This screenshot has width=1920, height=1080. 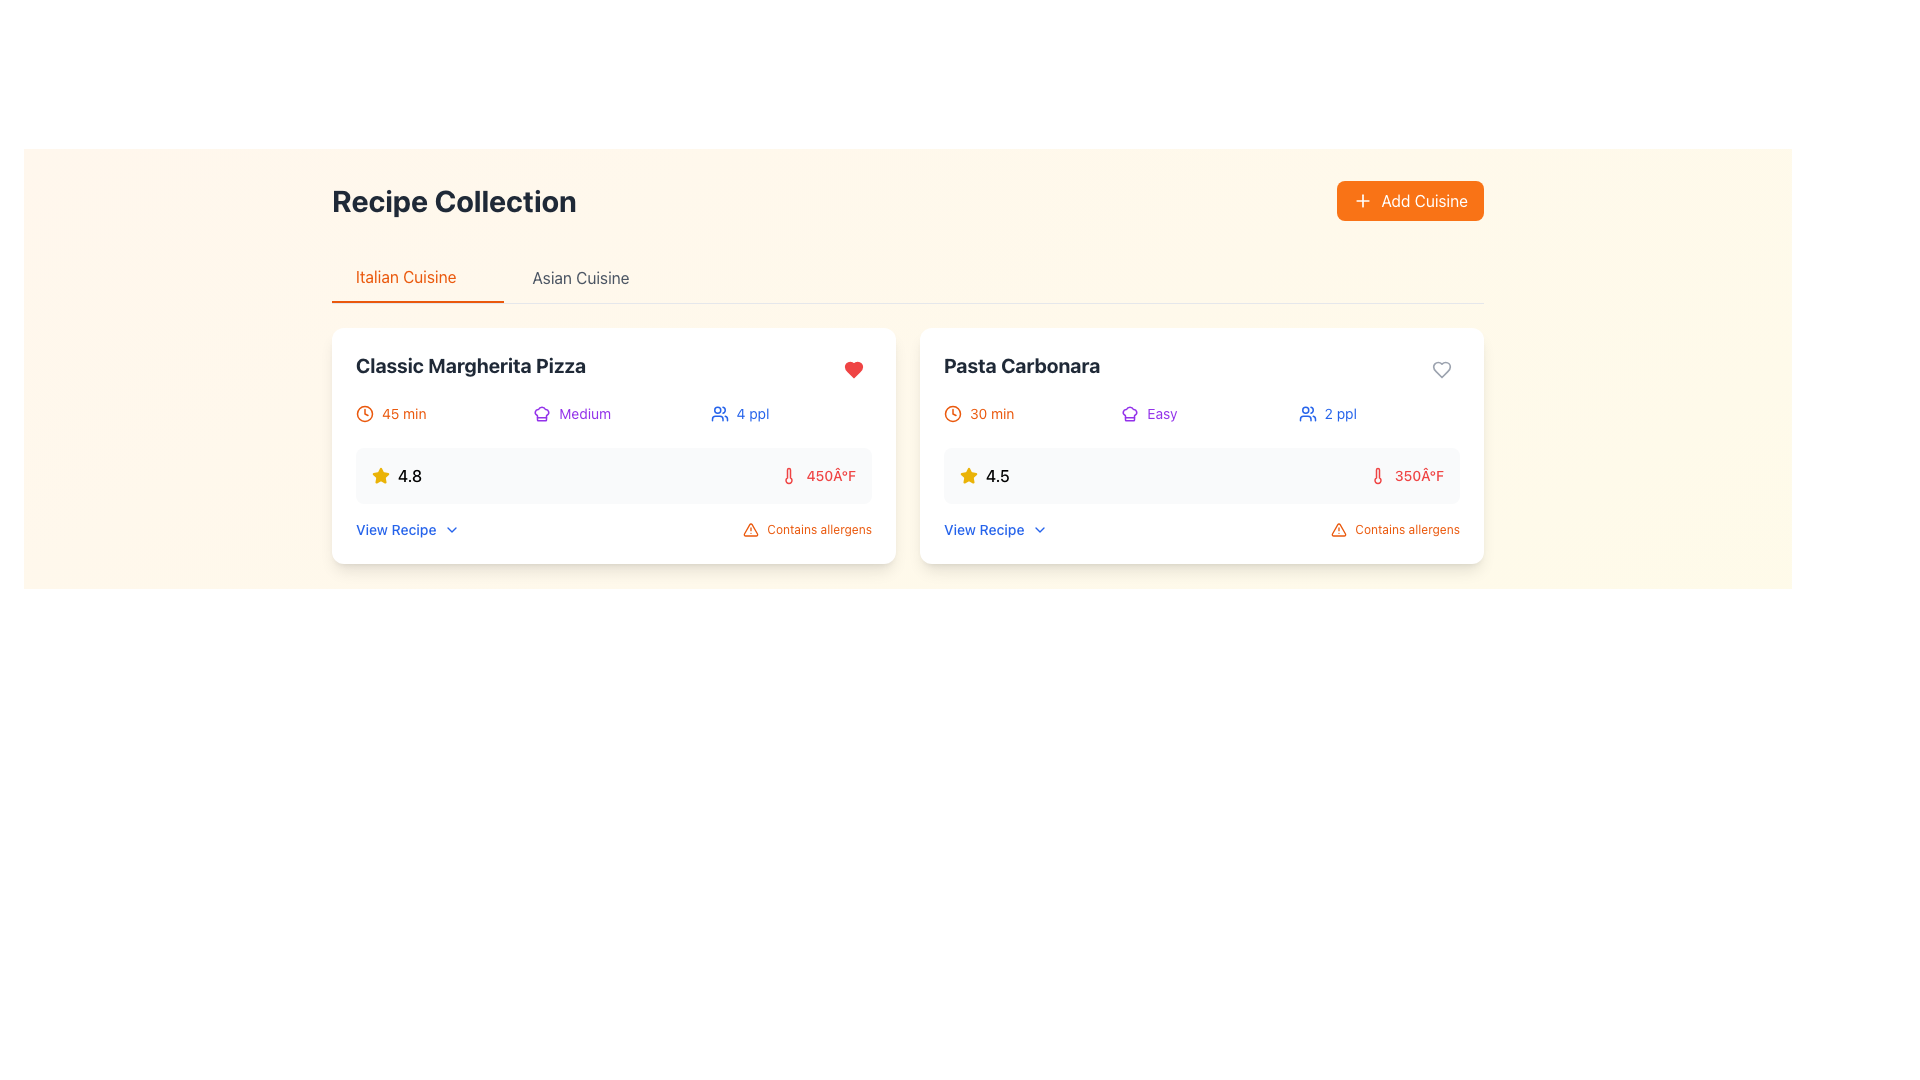 What do you see at coordinates (1394, 528) in the screenshot?
I see `the 'Contains allergens' text label with caution icon, which is bright orange and located in the bottom right corner of the 'Pasta Carbonara' recipe card` at bounding box center [1394, 528].